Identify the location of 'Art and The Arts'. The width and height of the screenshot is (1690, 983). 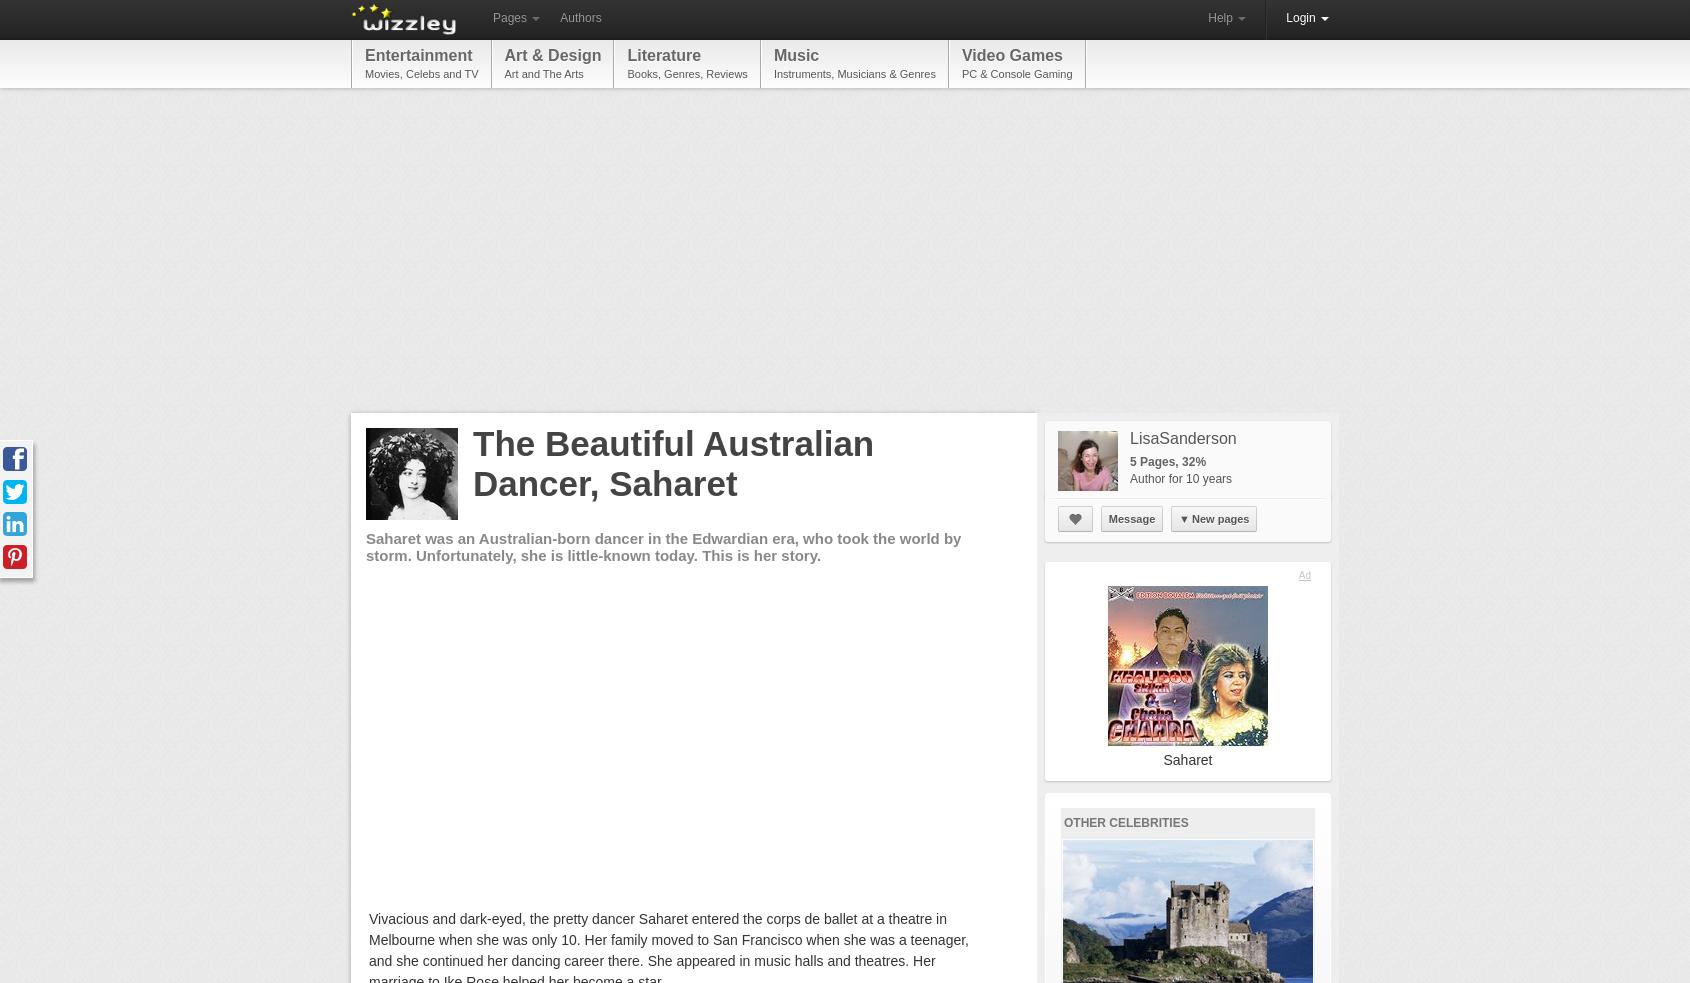
(542, 73).